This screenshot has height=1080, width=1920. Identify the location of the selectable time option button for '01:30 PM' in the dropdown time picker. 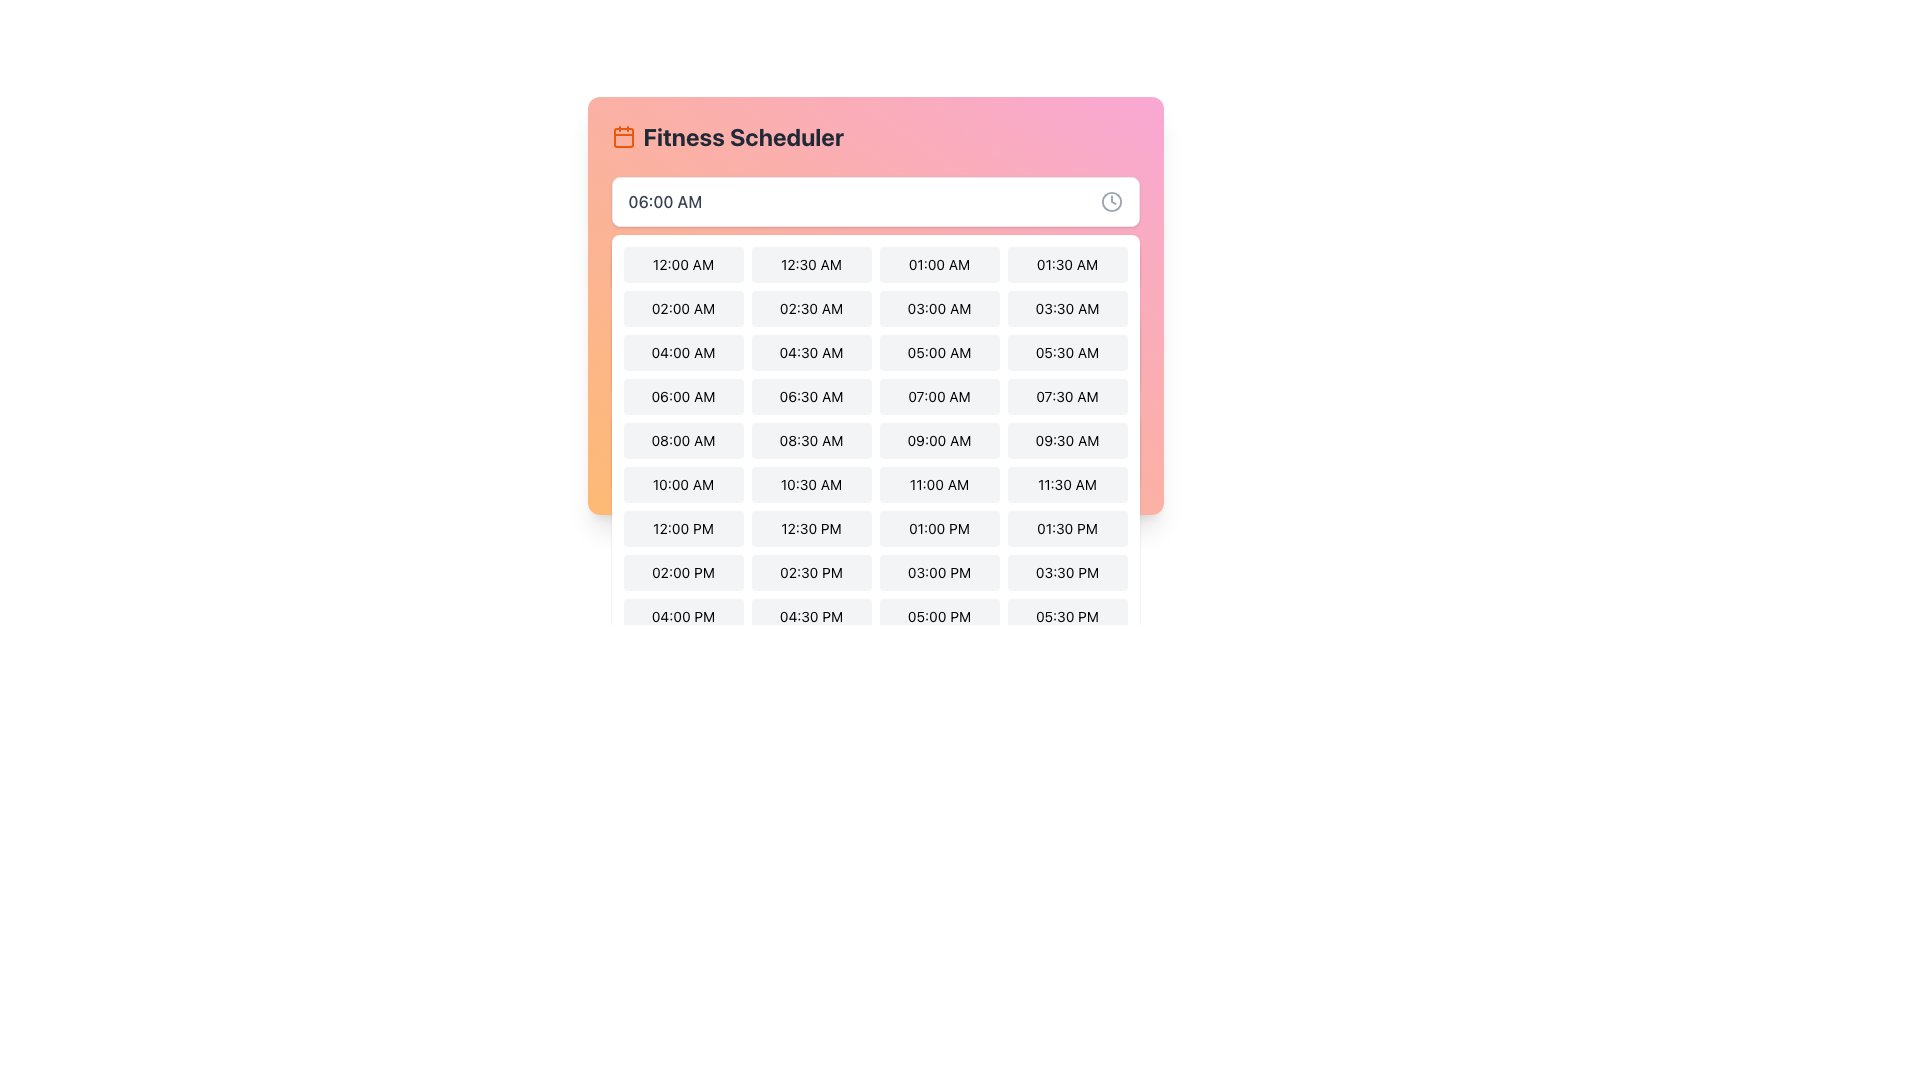
(1066, 527).